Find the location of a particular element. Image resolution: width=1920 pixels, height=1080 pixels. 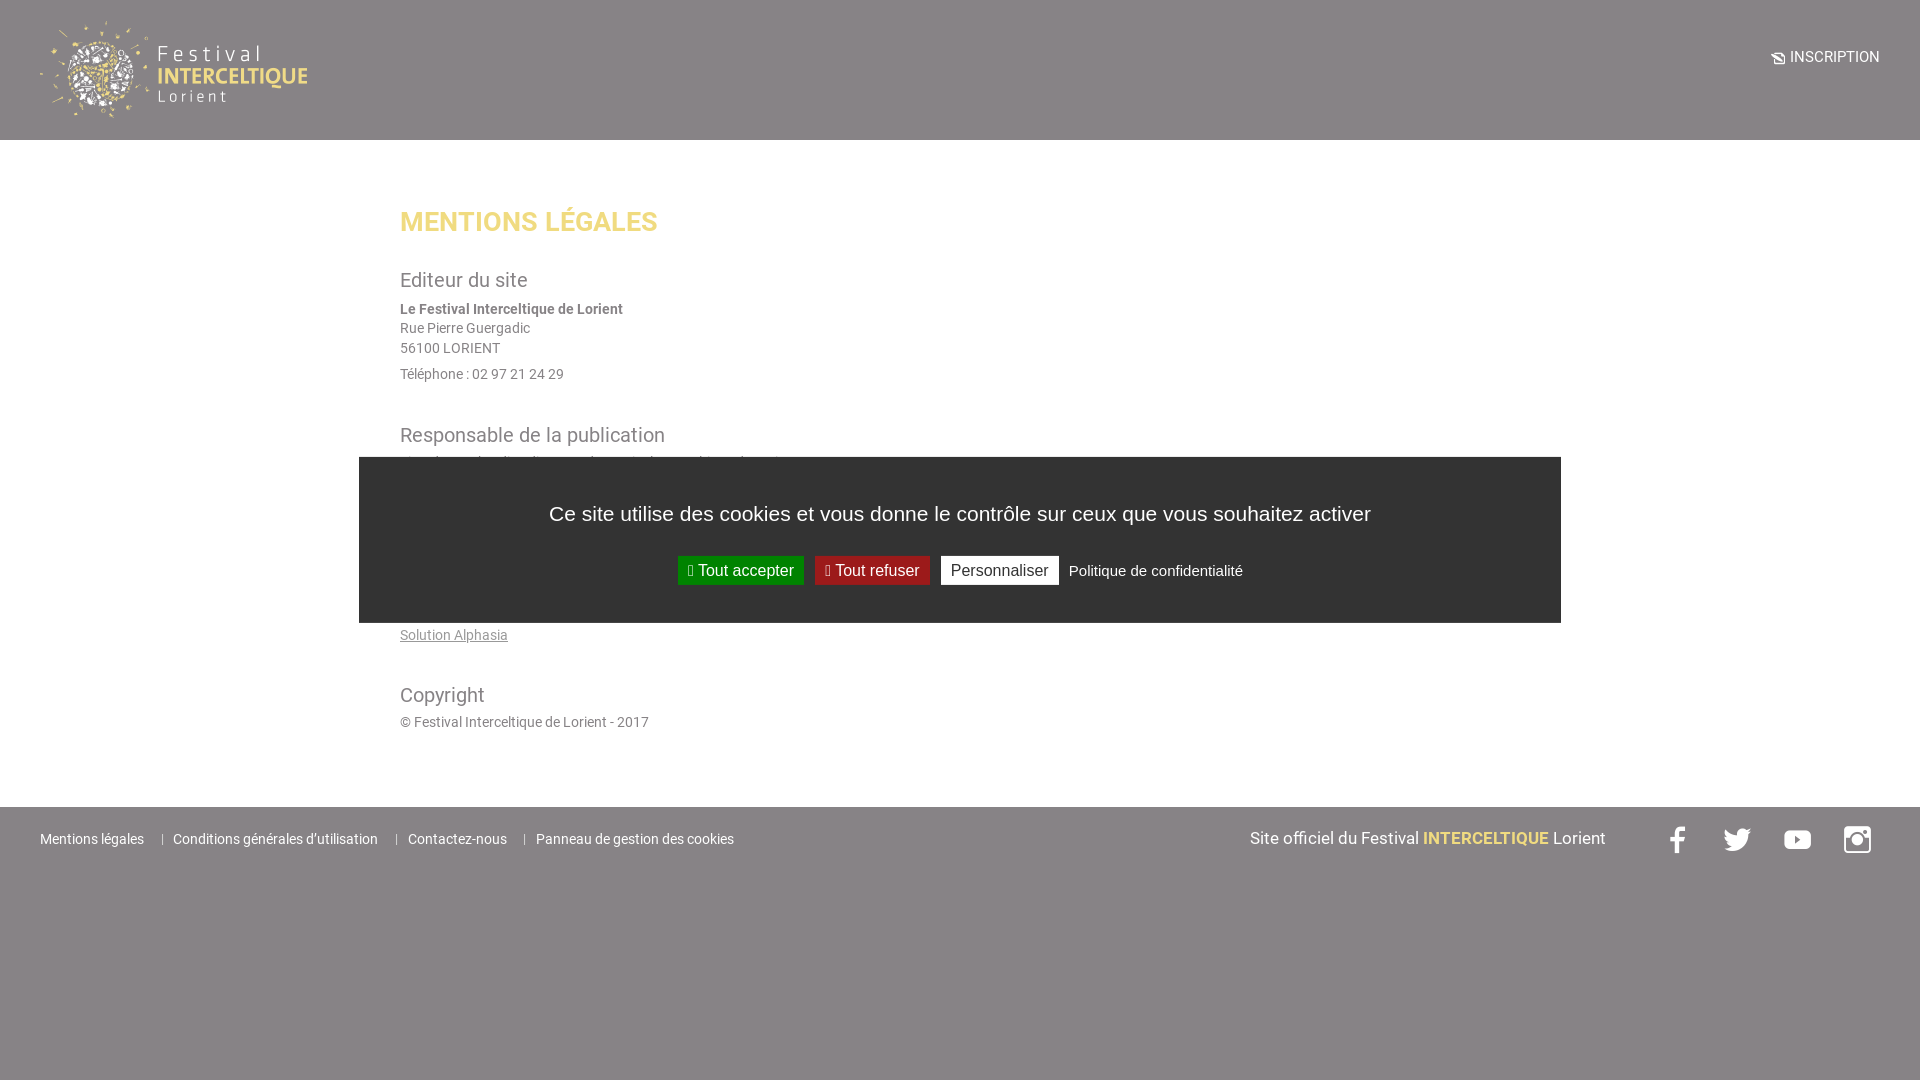

'INSCRIPTION' is located at coordinates (1824, 56).